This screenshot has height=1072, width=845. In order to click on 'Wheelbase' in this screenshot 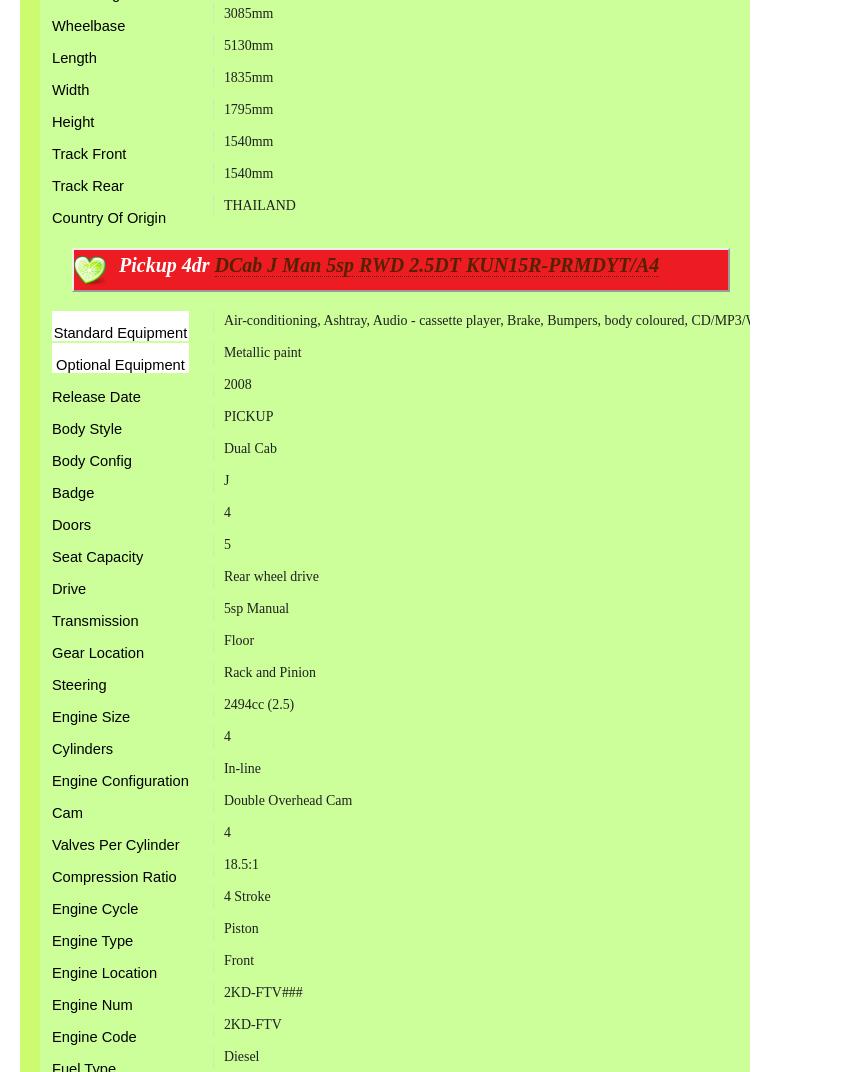, I will do `click(88, 25)`.